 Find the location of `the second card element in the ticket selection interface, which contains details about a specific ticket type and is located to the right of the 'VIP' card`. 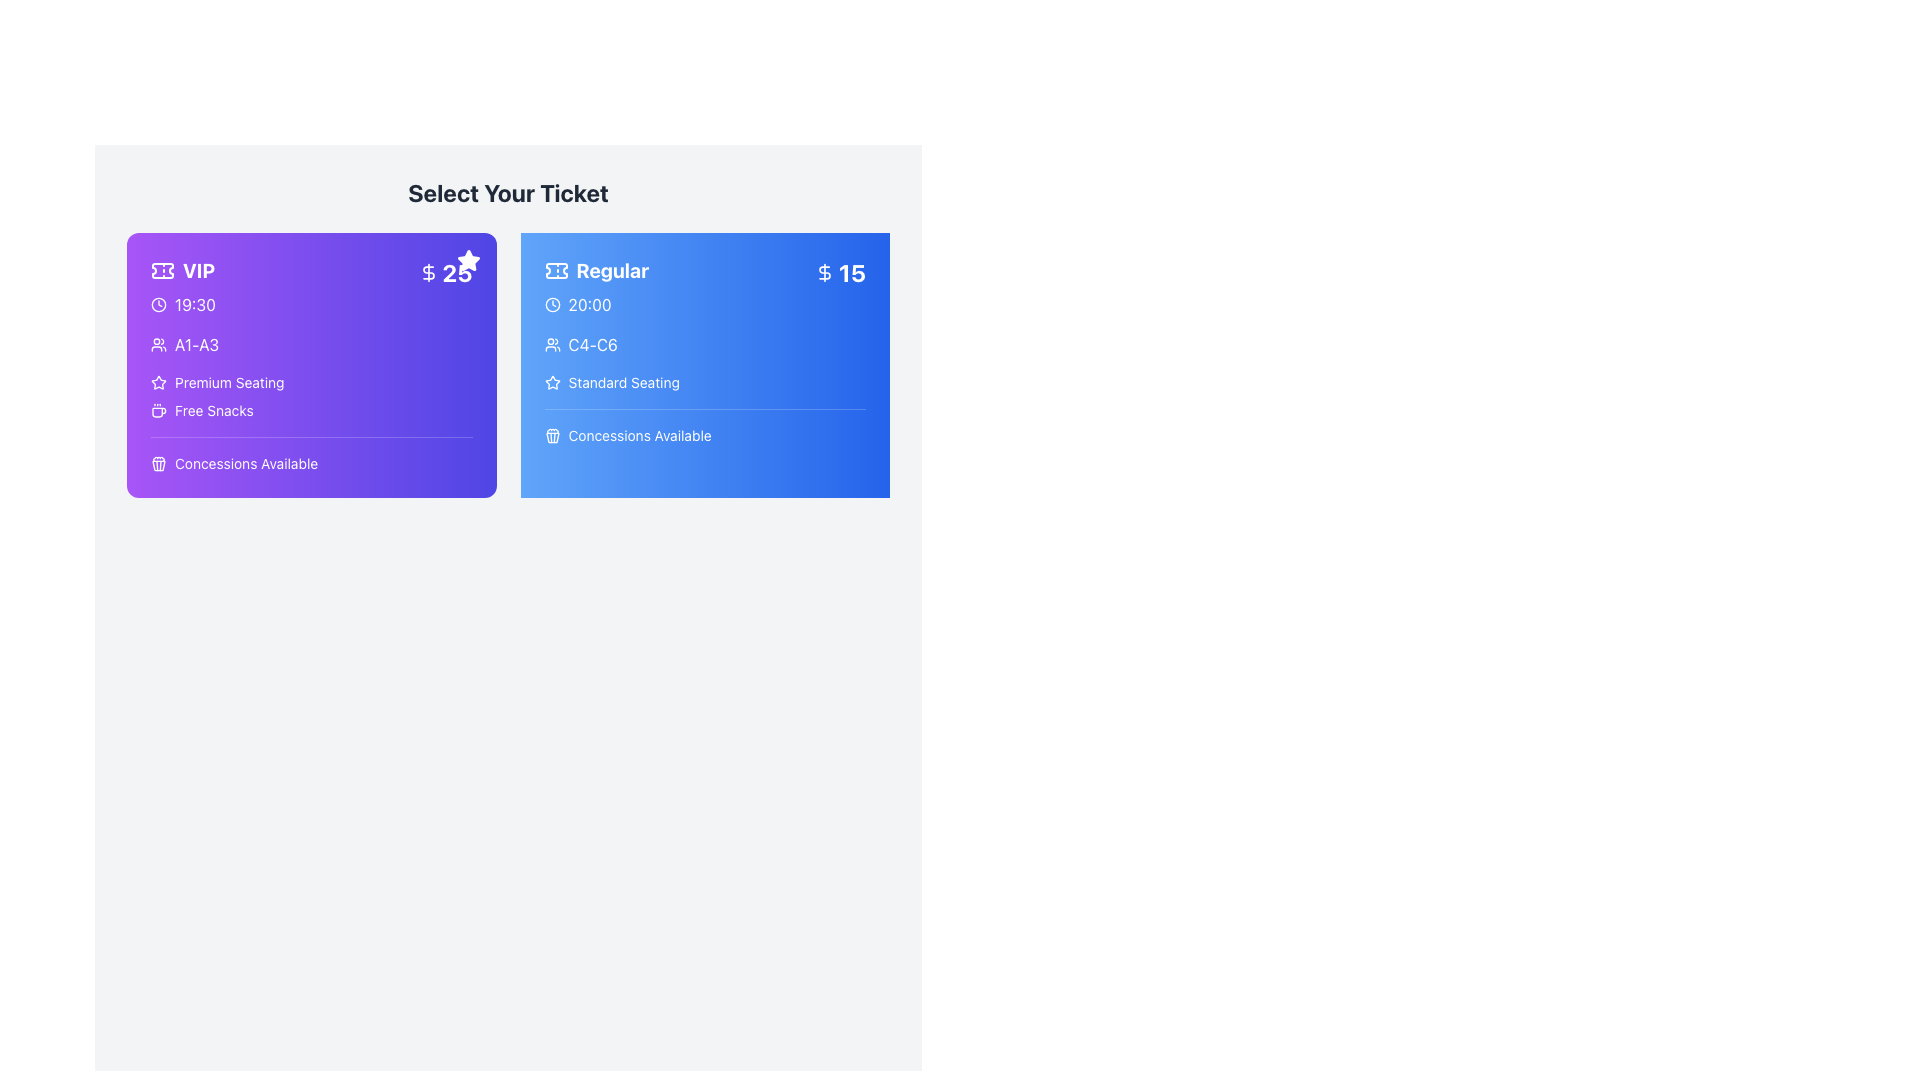

the second card element in the ticket selection interface, which contains details about a specific ticket type and is located to the right of the 'VIP' card is located at coordinates (705, 350).